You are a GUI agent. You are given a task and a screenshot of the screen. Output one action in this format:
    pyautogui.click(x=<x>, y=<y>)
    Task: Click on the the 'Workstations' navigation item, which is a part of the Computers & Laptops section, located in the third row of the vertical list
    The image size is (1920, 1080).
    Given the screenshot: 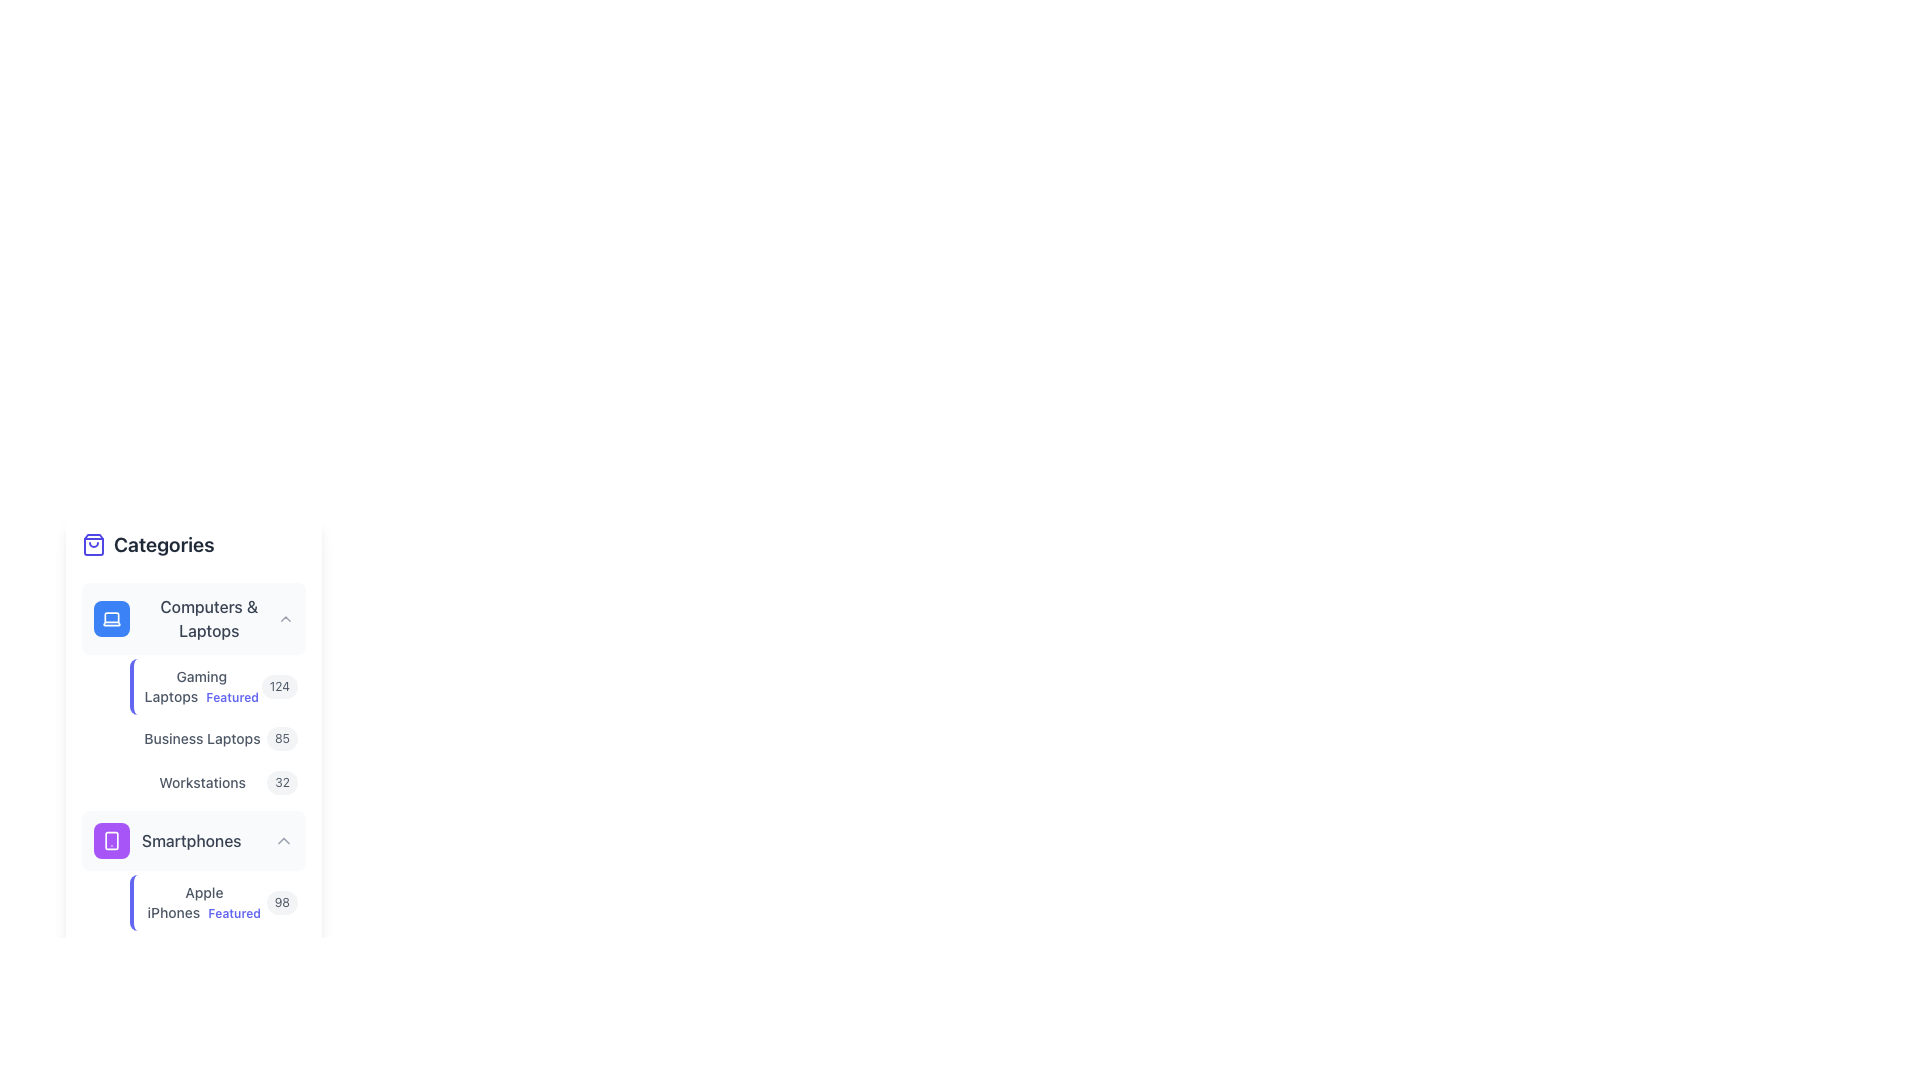 What is the action you would take?
    pyautogui.click(x=217, y=782)
    